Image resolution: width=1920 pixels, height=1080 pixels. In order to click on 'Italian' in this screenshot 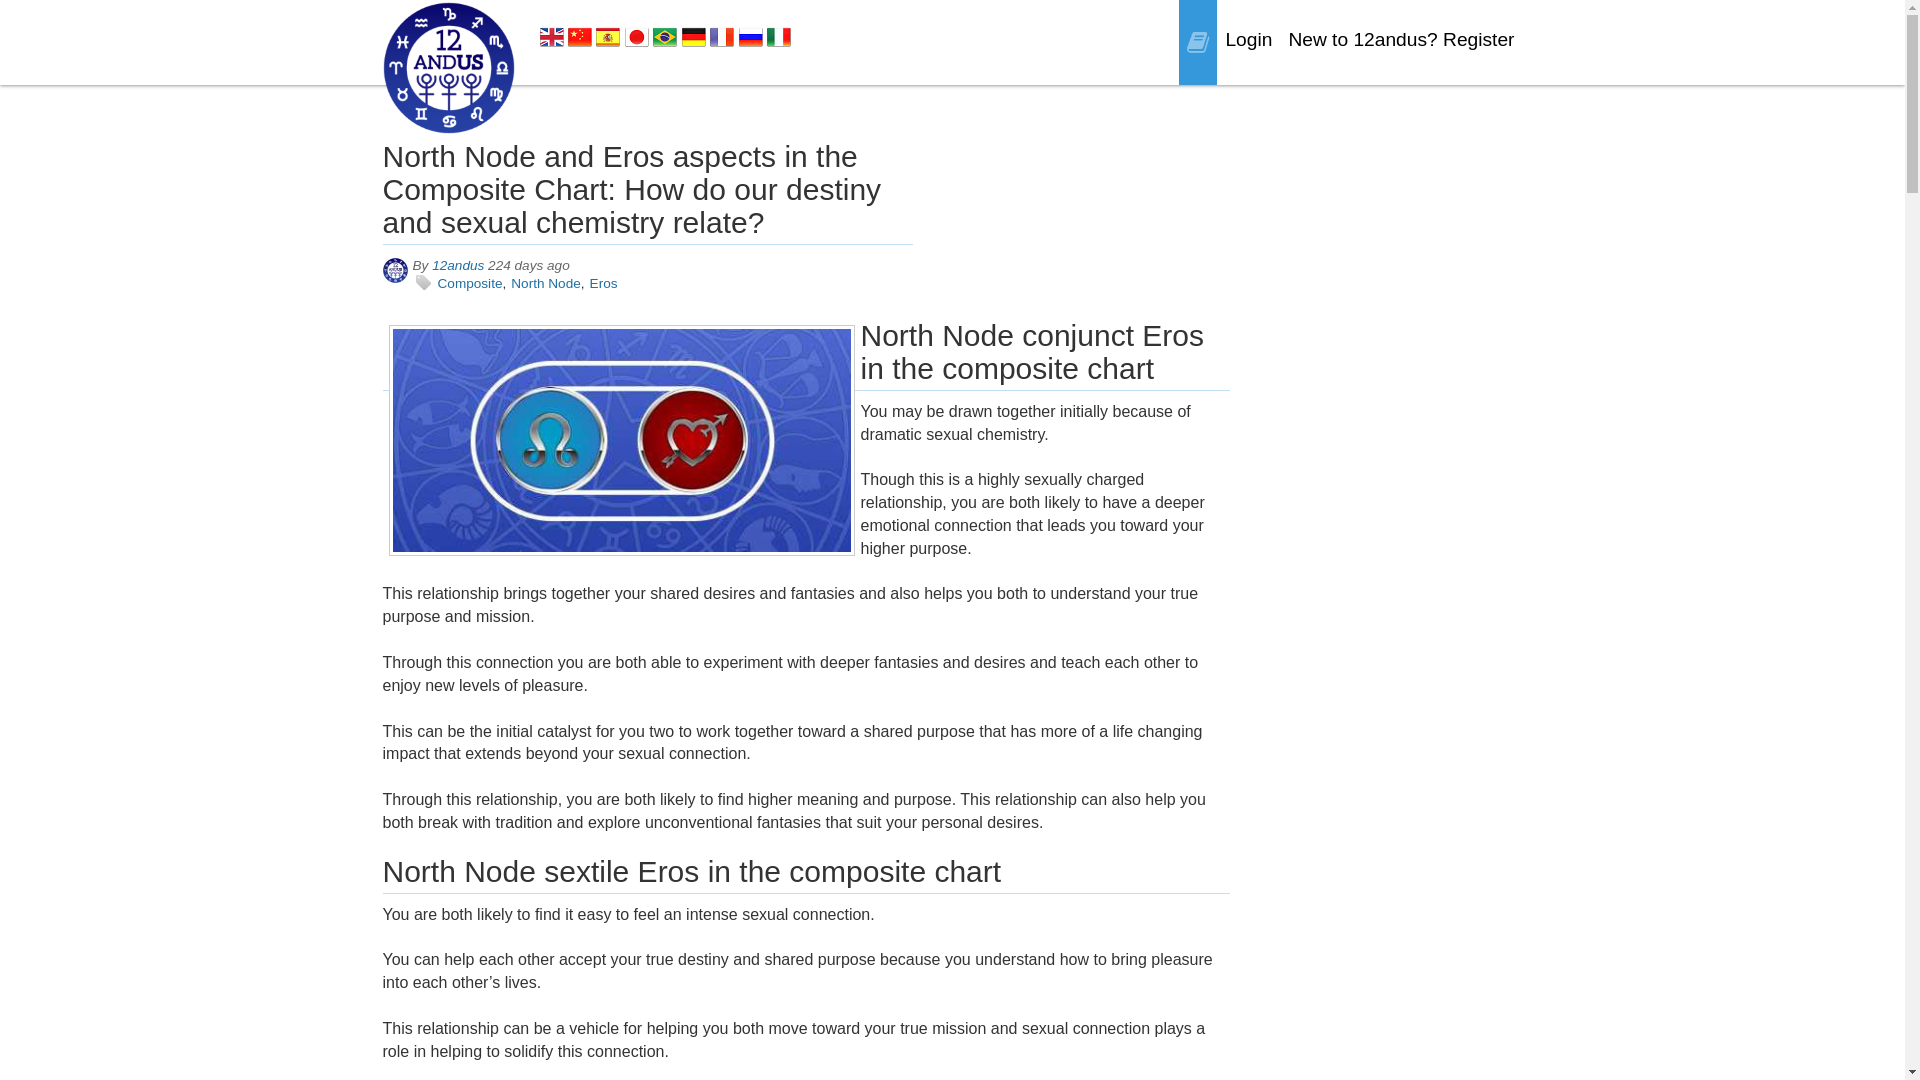, I will do `click(777, 35)`.